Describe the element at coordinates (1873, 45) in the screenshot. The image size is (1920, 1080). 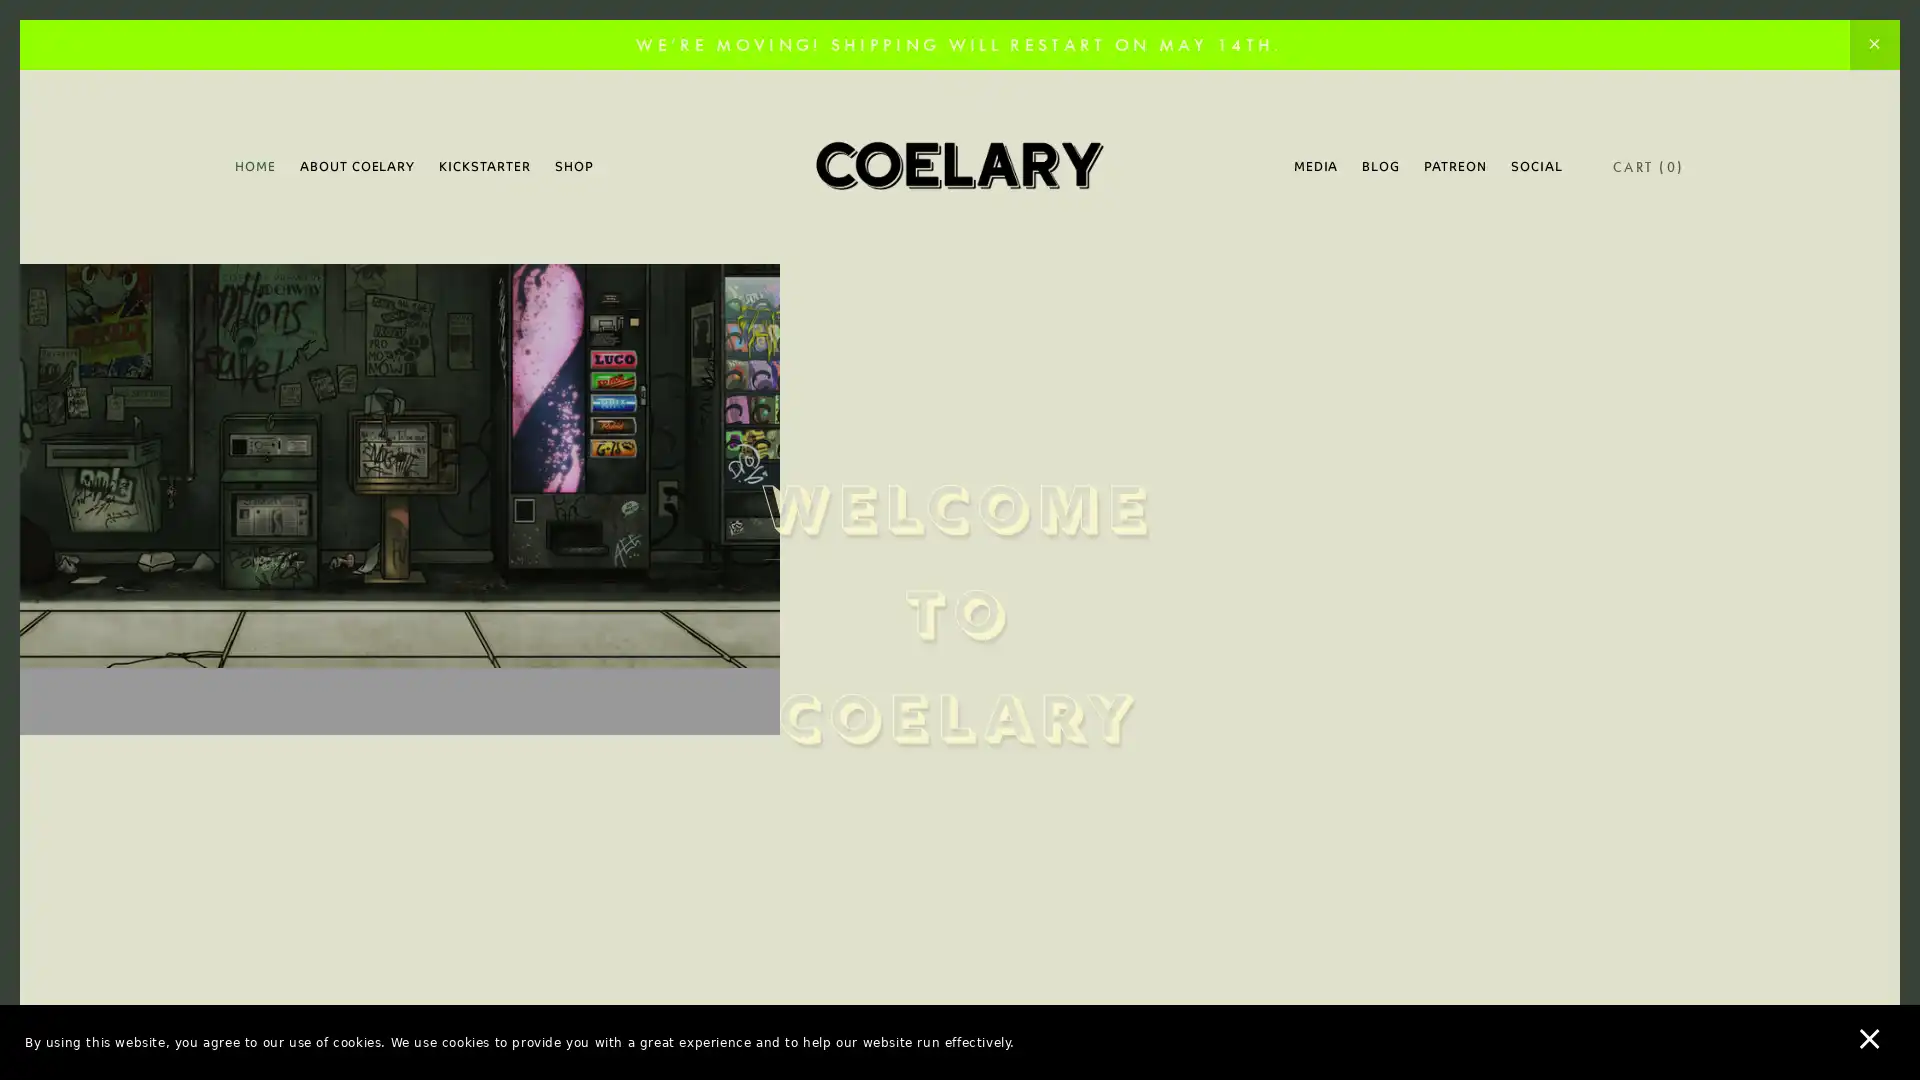
I see `Close Announcement` at that location.